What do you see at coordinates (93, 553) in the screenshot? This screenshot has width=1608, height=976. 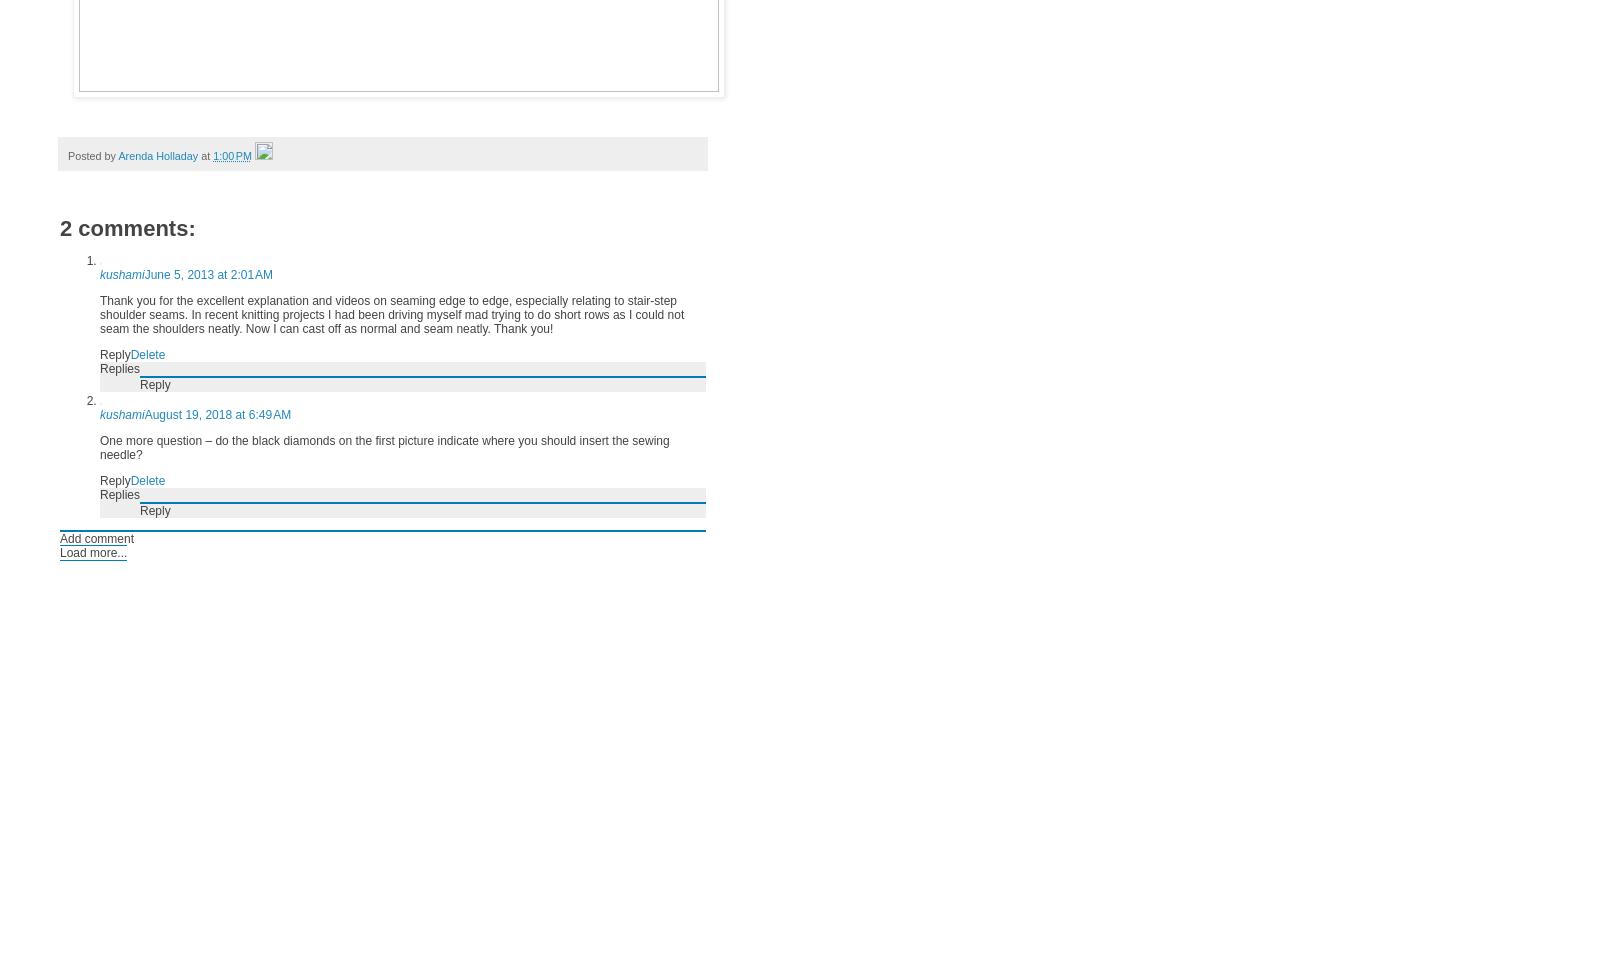 I see `'Load more...'` at bounding box center [93, 553].